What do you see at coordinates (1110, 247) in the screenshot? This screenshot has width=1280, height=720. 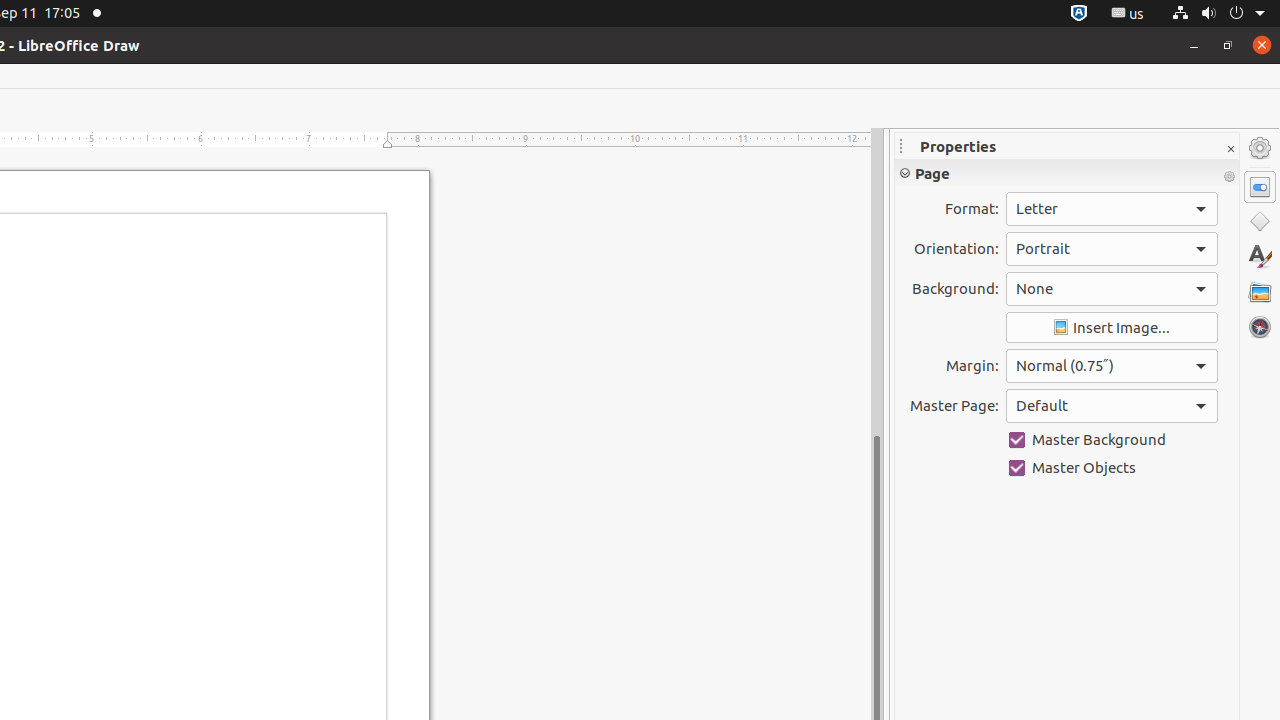 I see `'Orientation:'` at bounding box center [1110, 247].